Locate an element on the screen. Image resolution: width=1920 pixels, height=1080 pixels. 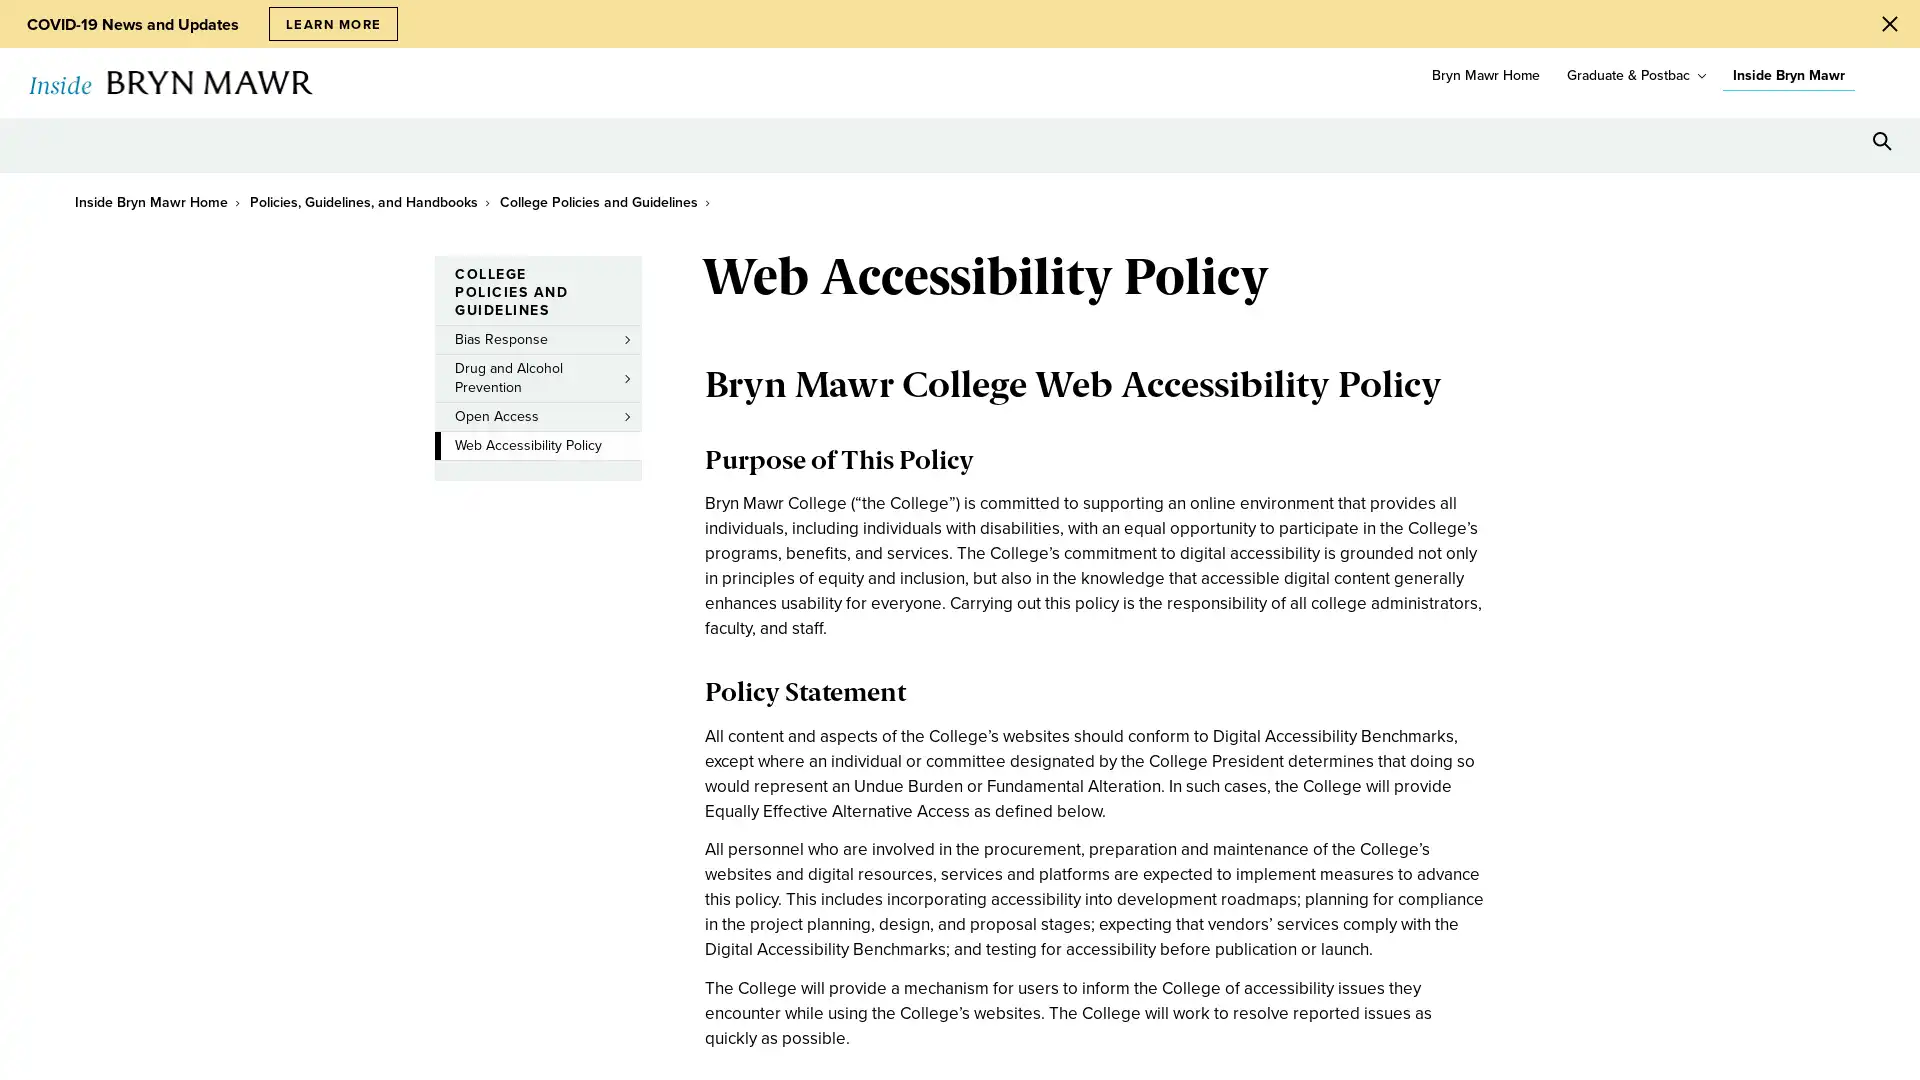
toggle submenu is located at coordinates (230, 130).